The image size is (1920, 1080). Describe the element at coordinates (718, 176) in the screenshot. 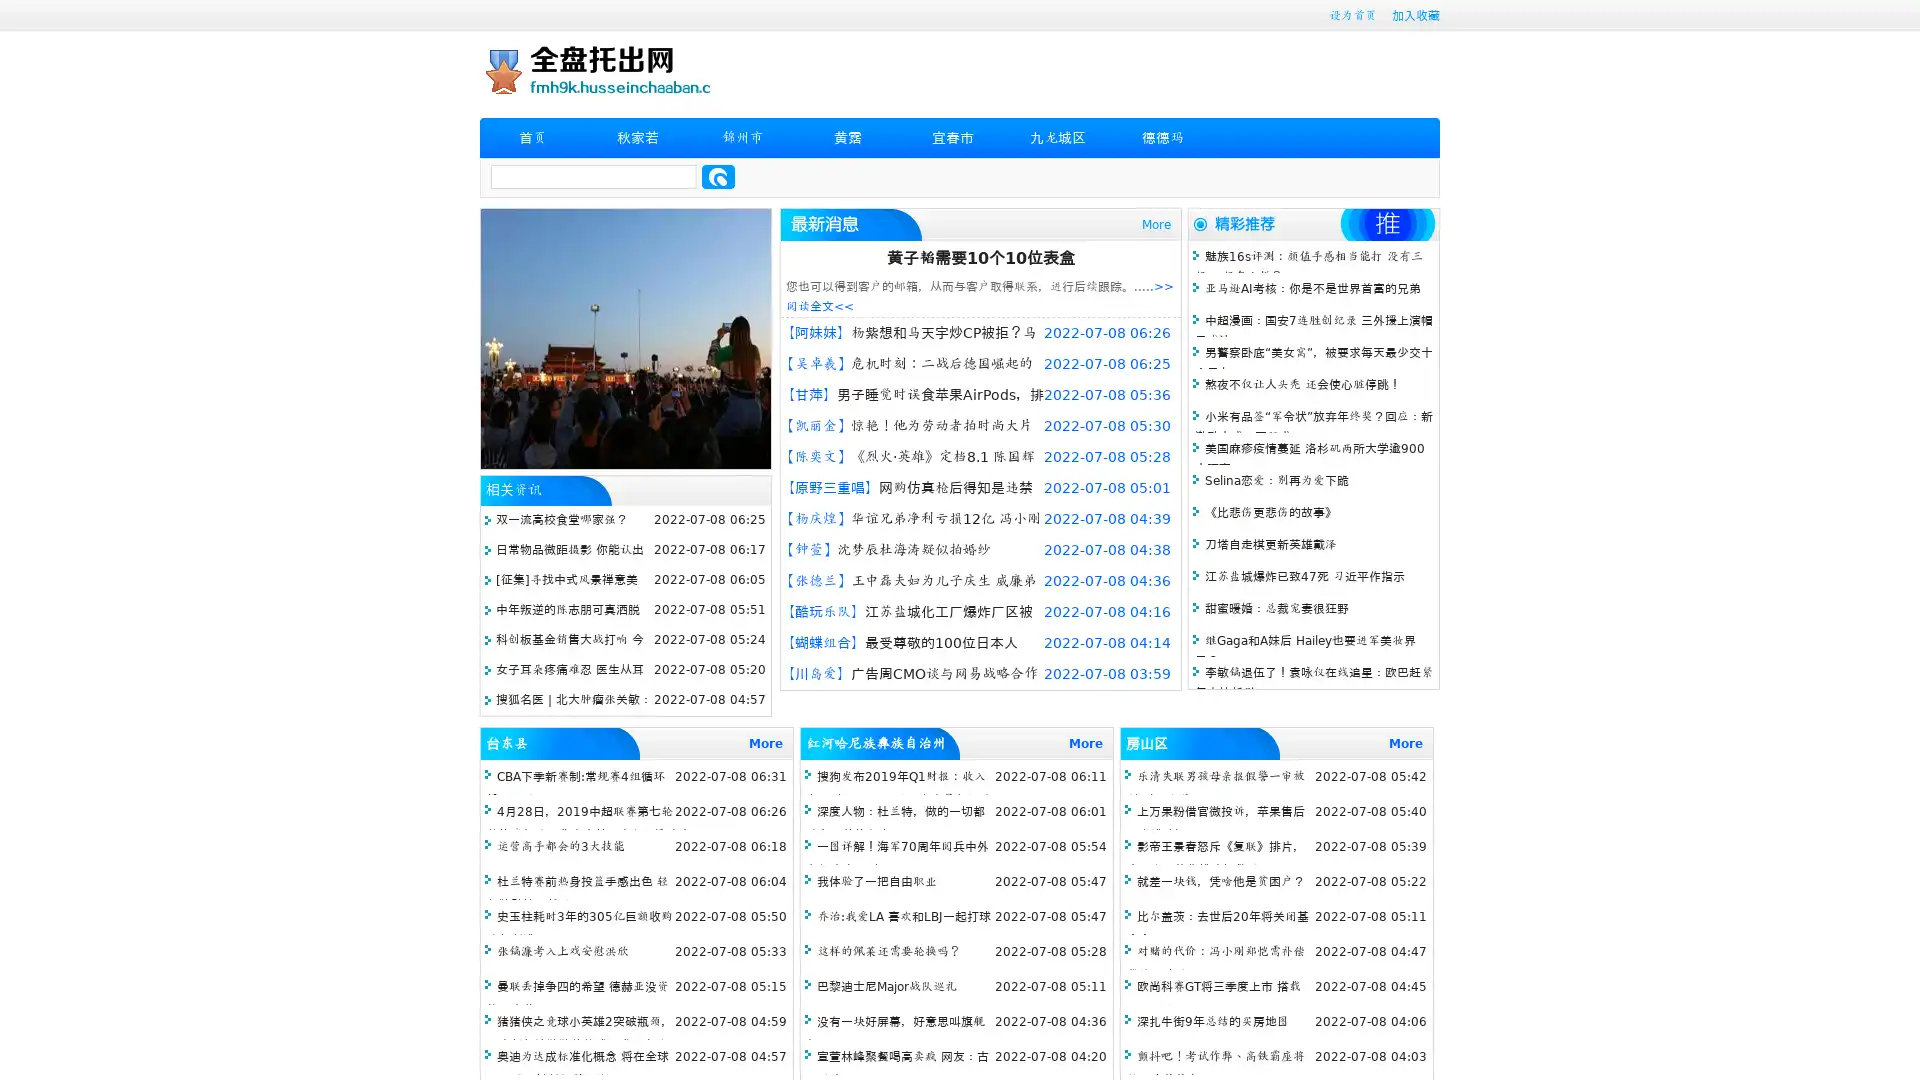

I see `Search` at that location.